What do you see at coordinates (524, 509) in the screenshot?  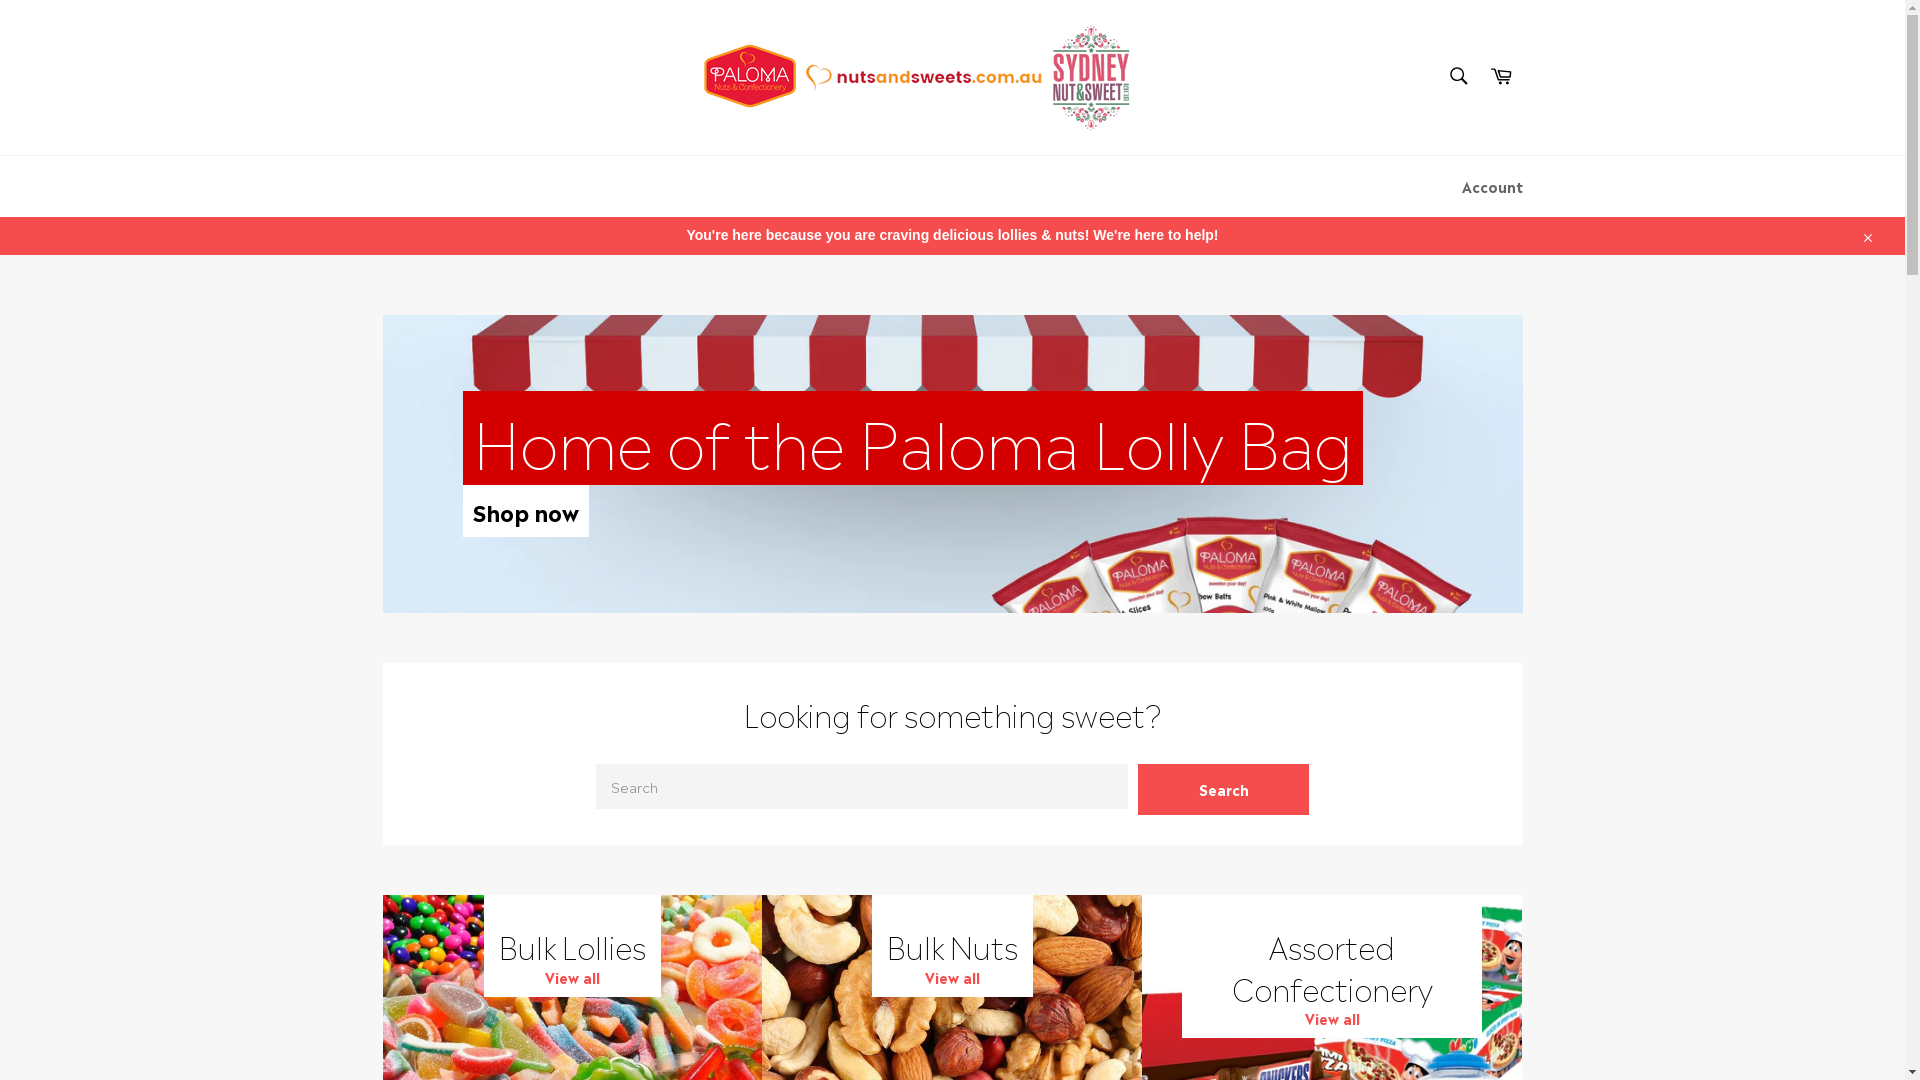 I see `'Shop now'` at bounding box center [524, 509].